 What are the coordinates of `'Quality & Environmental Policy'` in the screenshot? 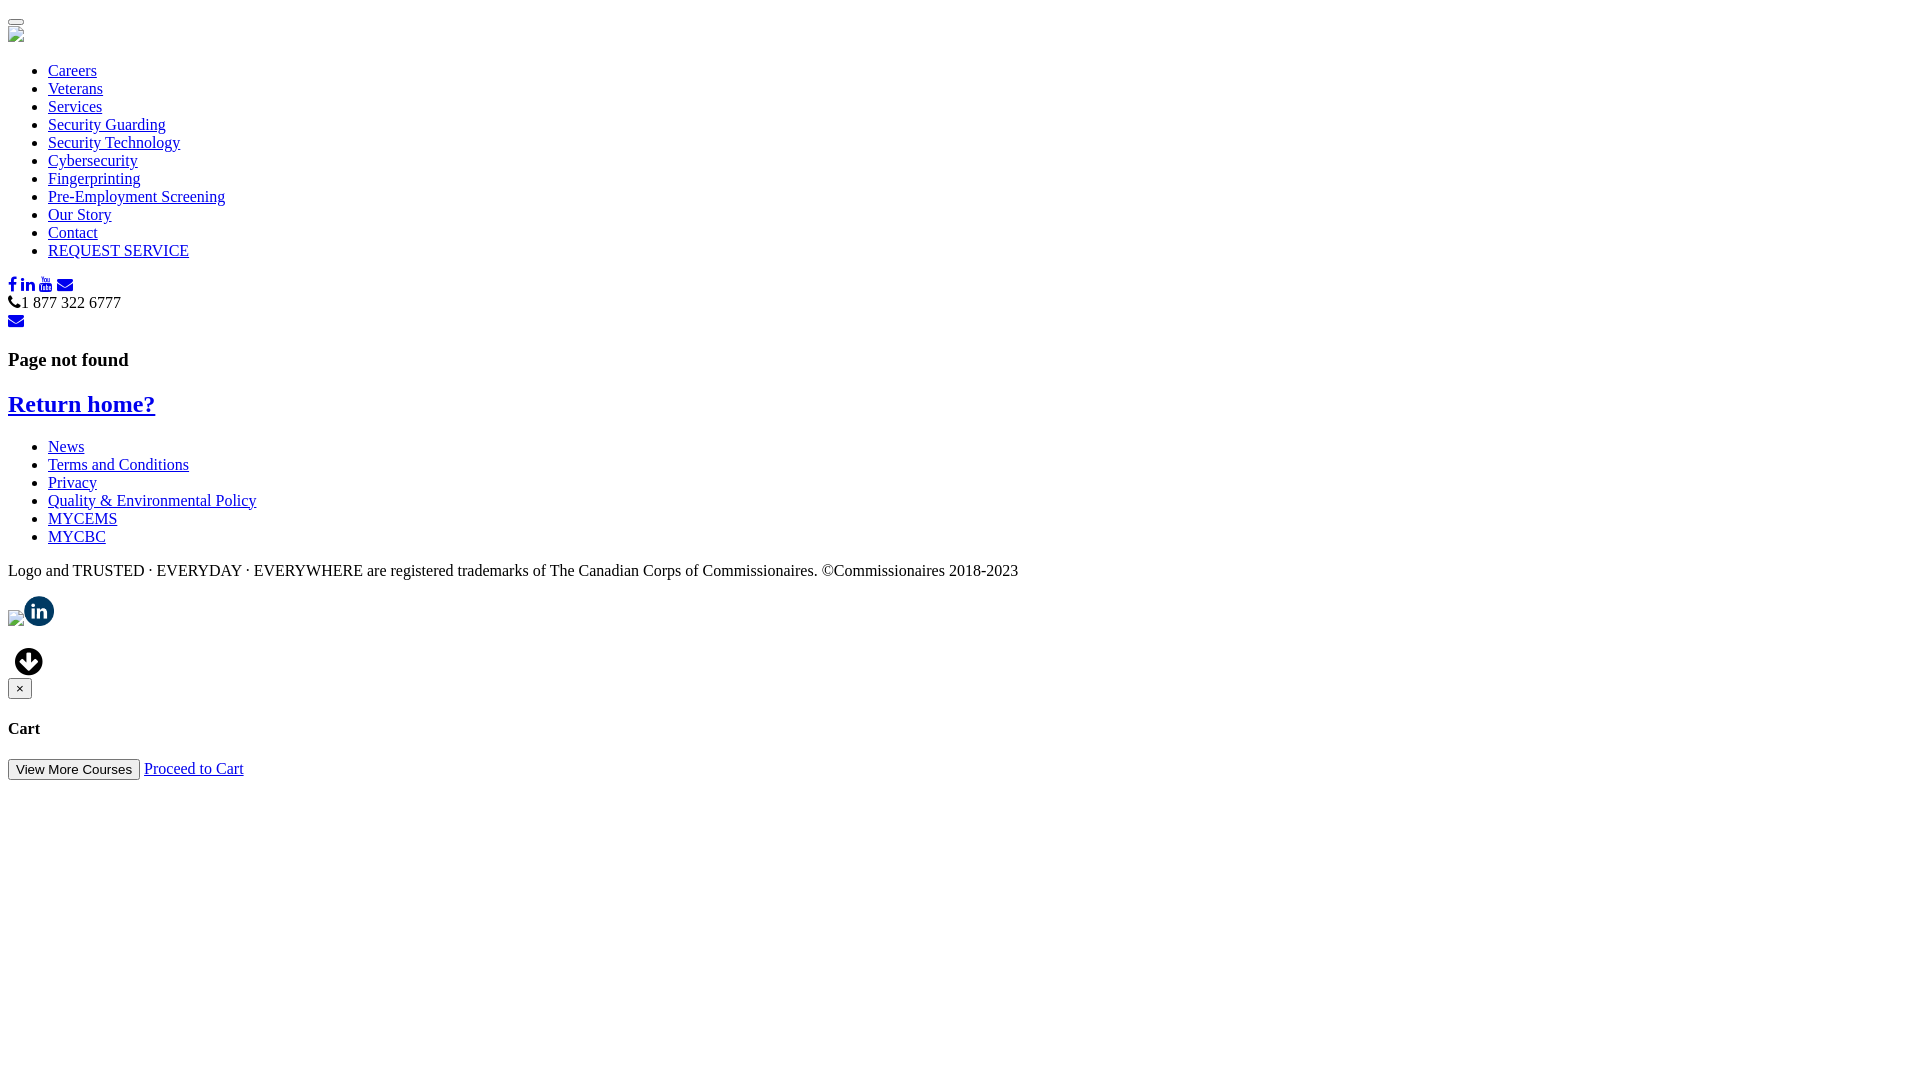 It's located at (48, 499).